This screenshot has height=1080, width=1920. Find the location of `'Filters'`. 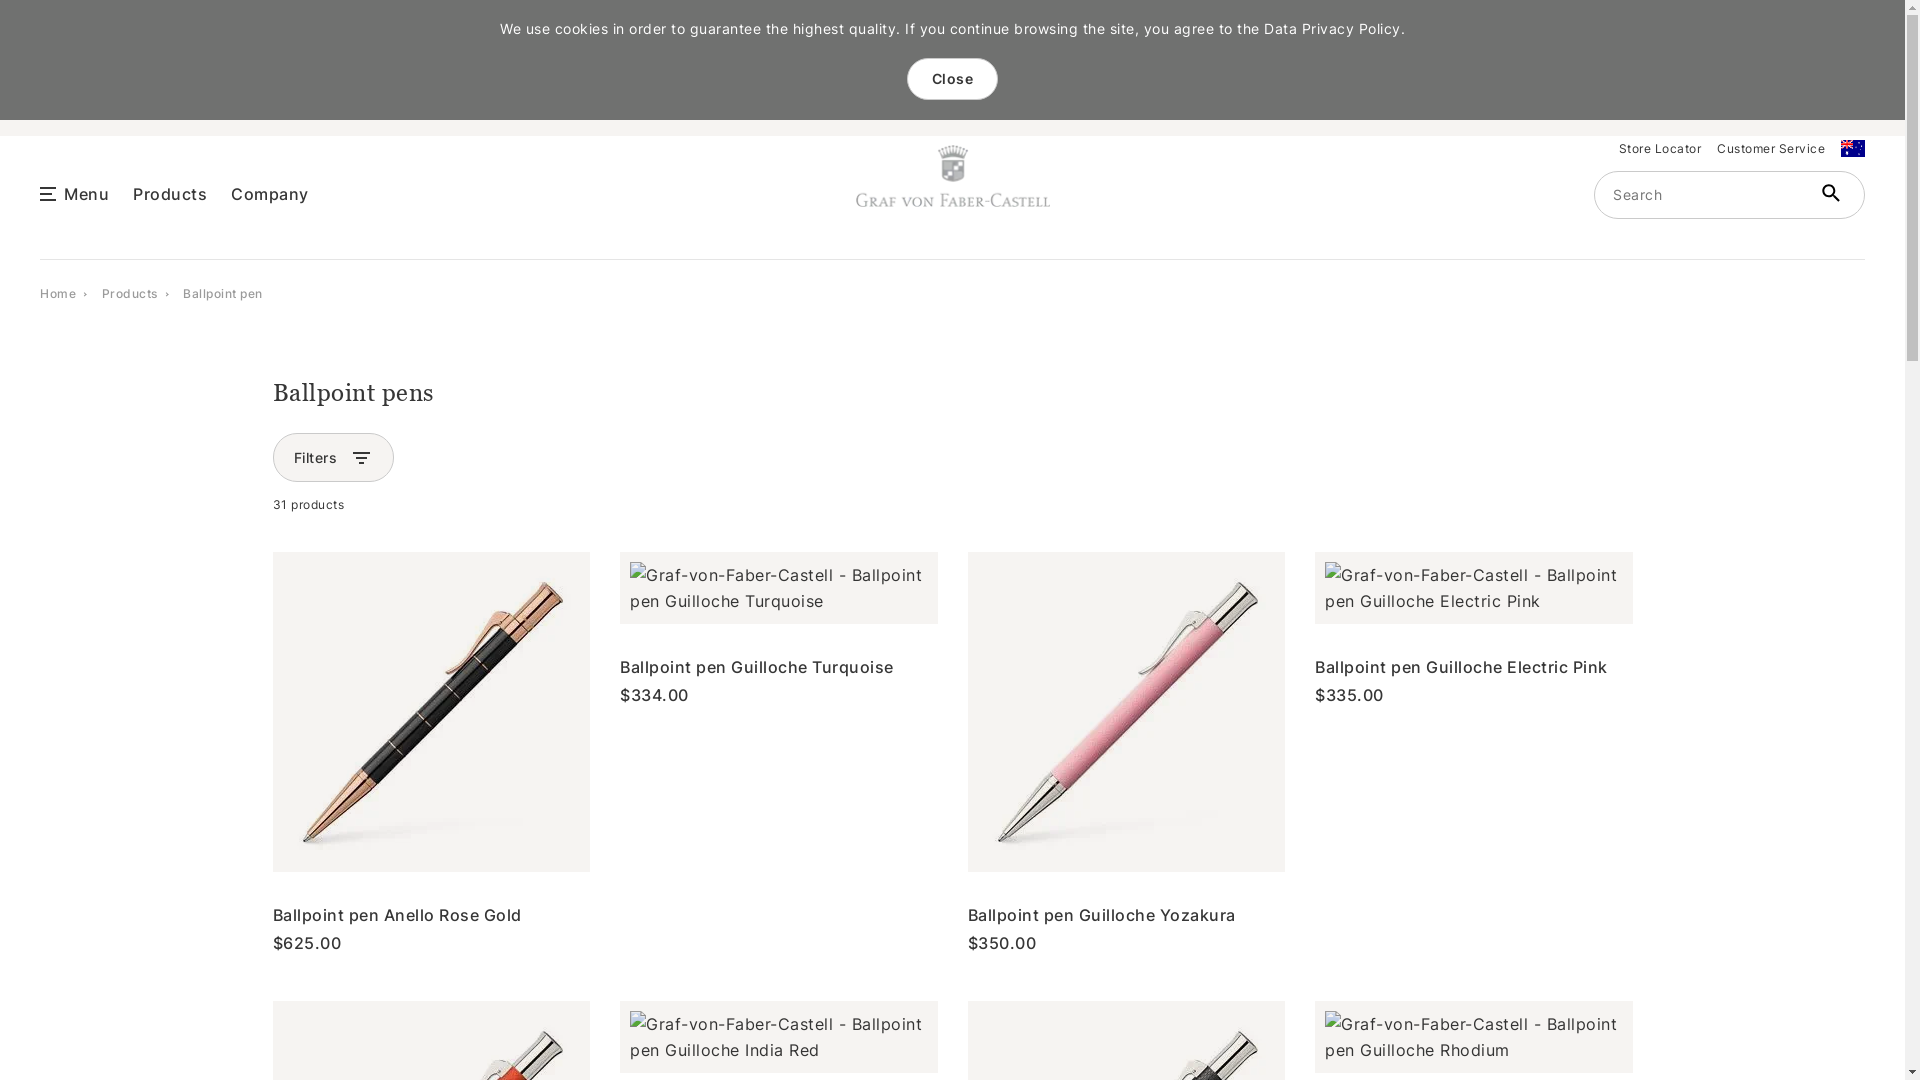

'Filters' is located at coordinates (315, 457).